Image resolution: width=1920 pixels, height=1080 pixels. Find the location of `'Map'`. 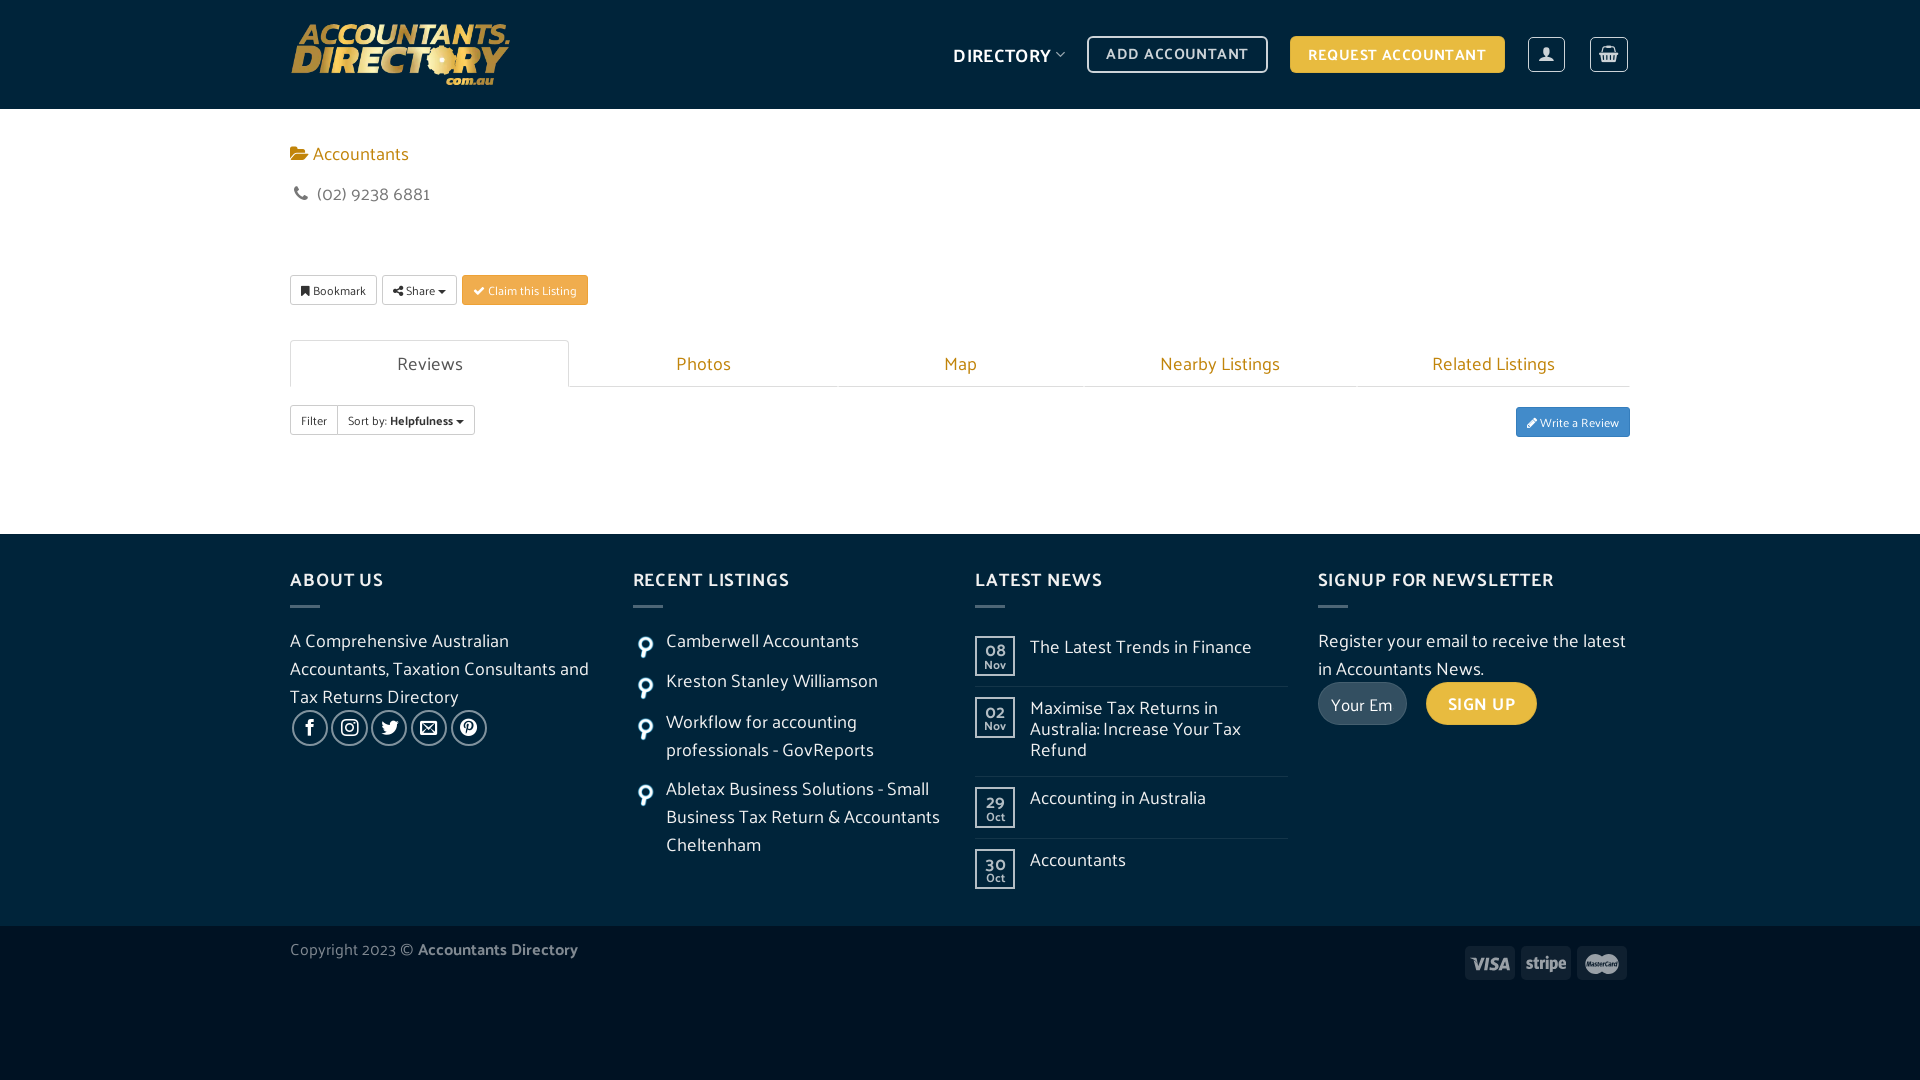

'Map' is located at coordinates (960, 363).